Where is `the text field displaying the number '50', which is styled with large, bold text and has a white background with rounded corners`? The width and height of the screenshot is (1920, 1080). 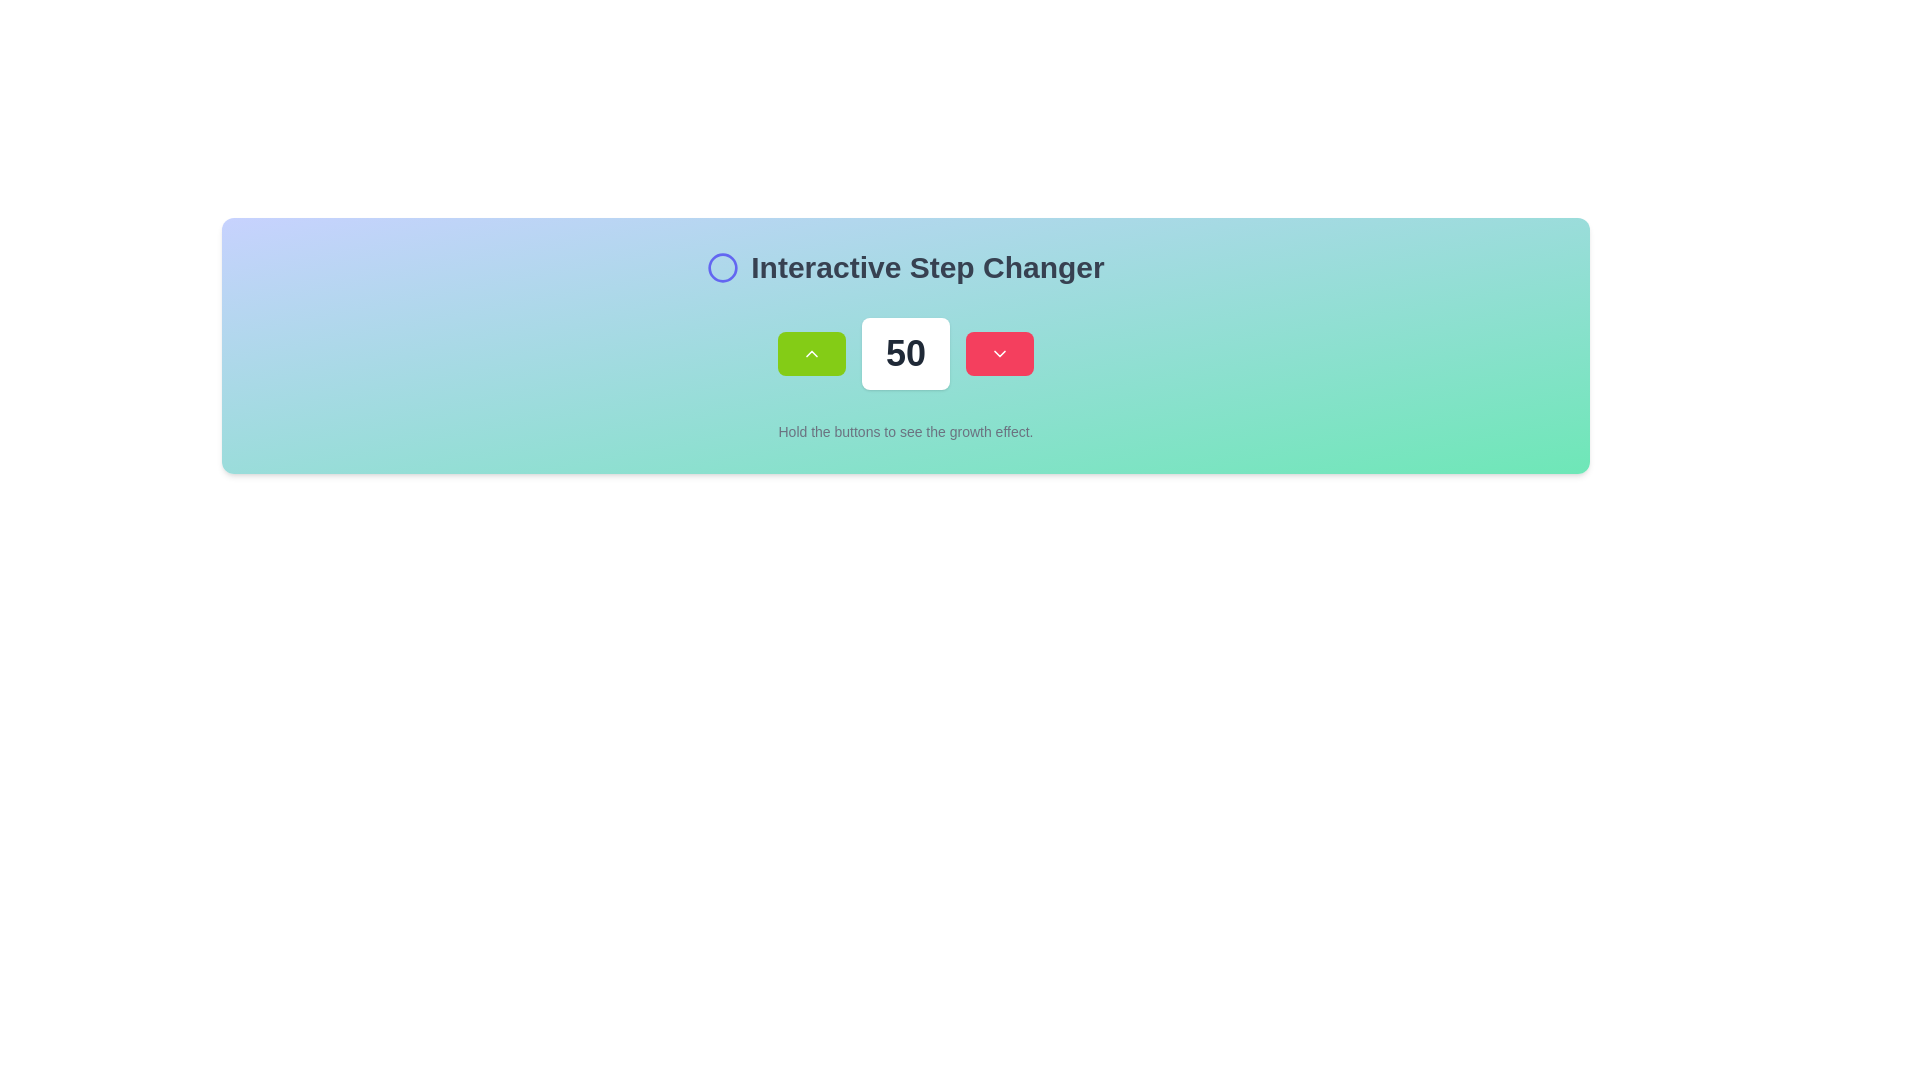
the text field displaying the number '50', which is styled with large, bold text and has a white background with rounded corners is located at coordinates (905, 353).